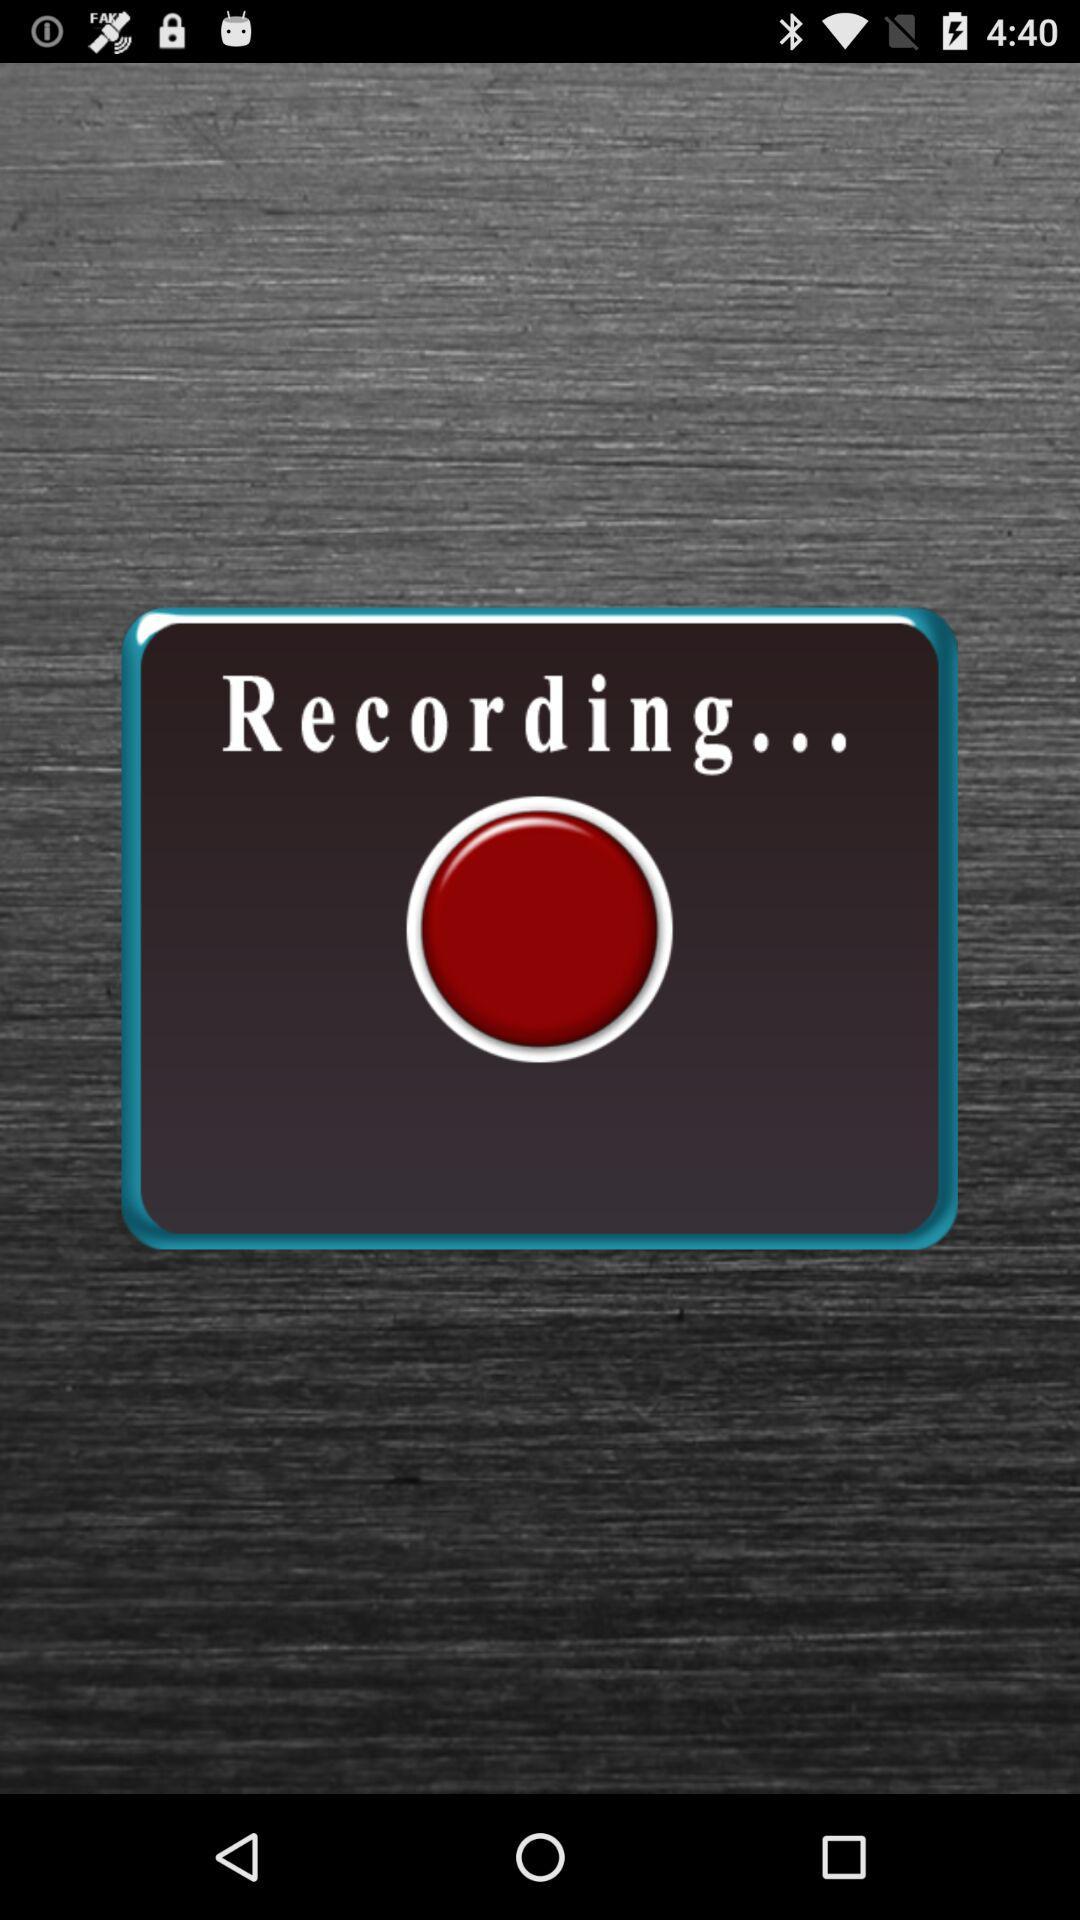 The width and height of the screenshot is (1080, 1920). I want to click on record, so click(538, 927).